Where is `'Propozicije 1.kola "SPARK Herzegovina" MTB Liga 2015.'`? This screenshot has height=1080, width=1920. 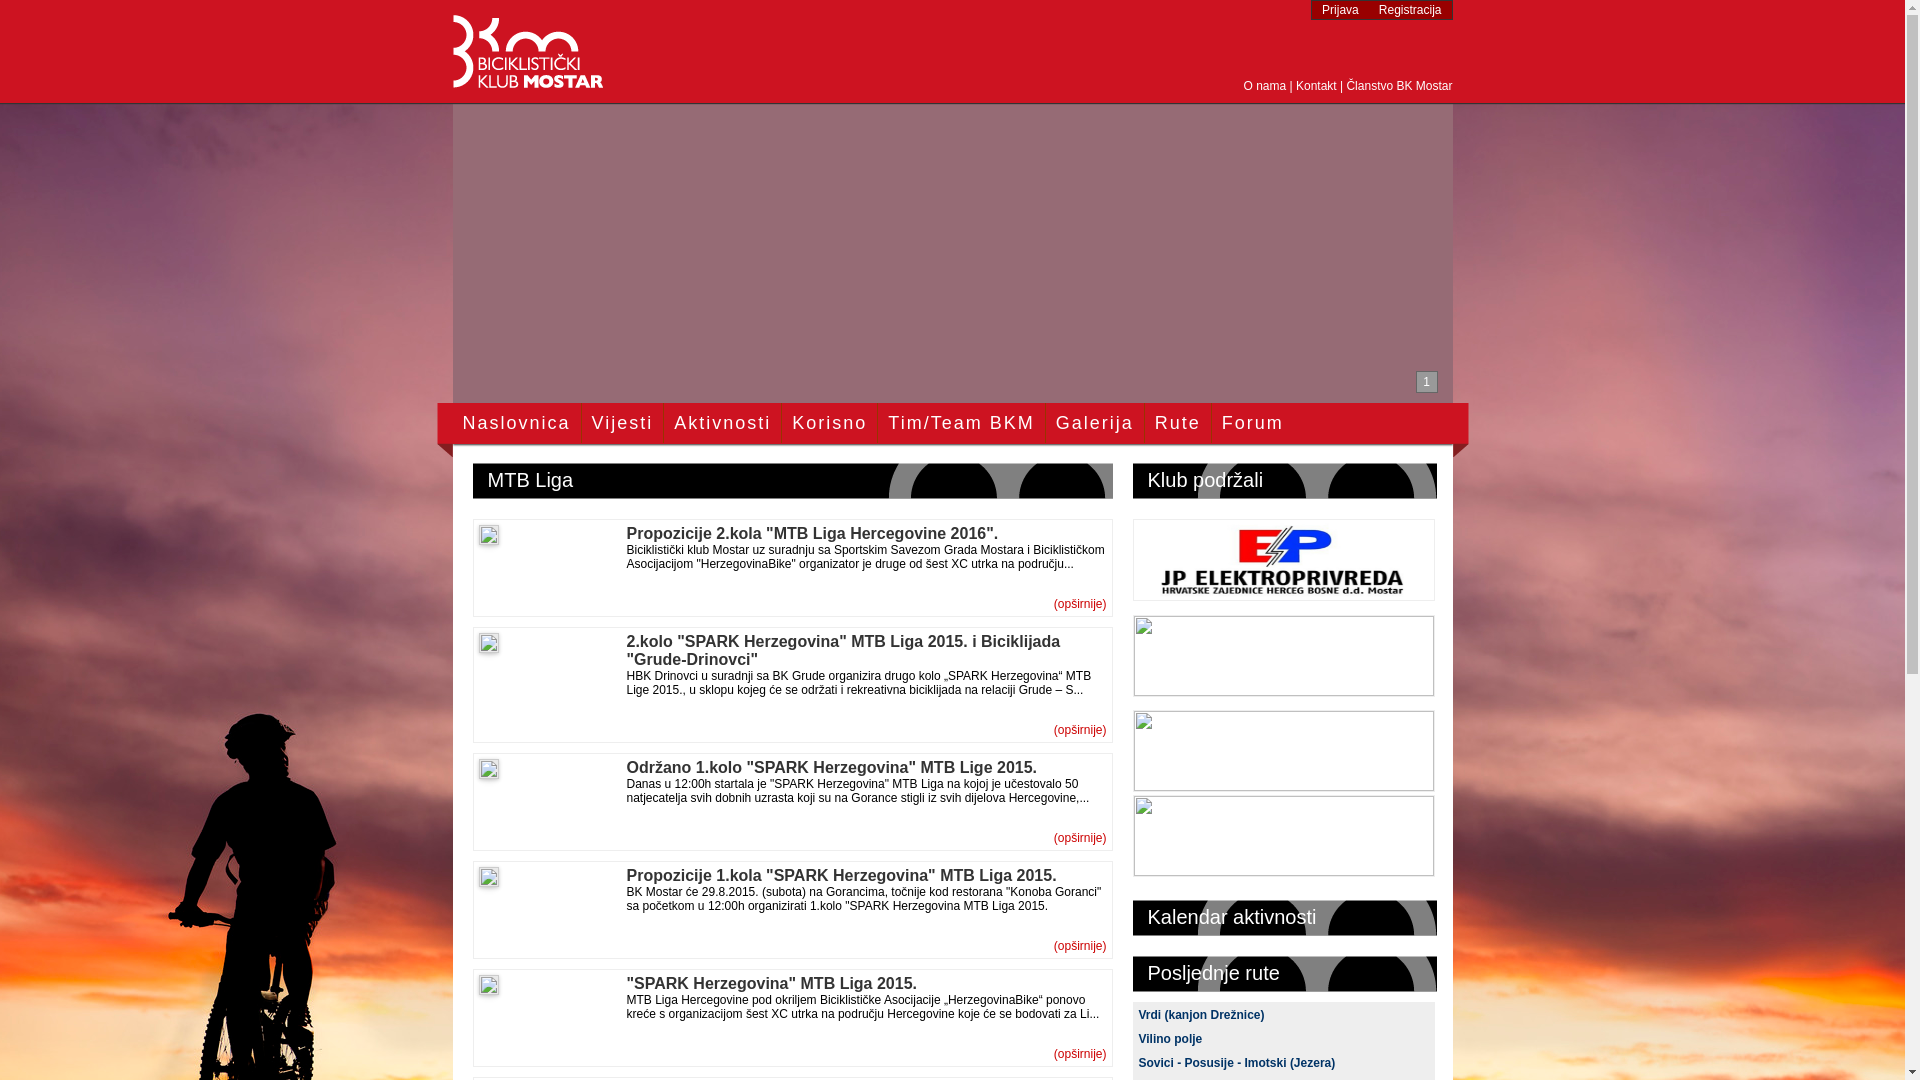
'Propozicije 1.kola "SPARK Herzegovina" MTB Liga 2015.' is located at coordinates (840, 874).